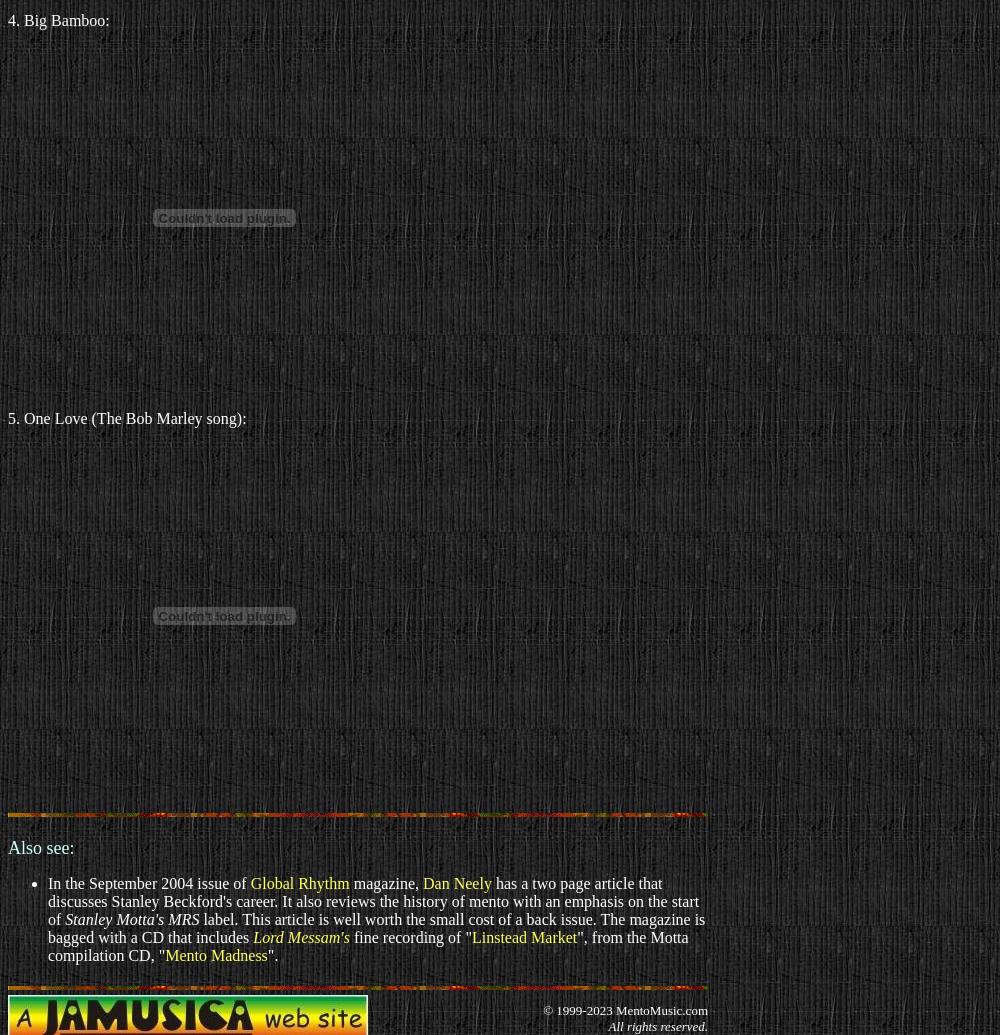 This screenshot has height=1035, width=1000. What do you see at coordinates (215, 954) in the screenshot?
I see `'Mento 
			Madness'` at bounding box center [215, 954].